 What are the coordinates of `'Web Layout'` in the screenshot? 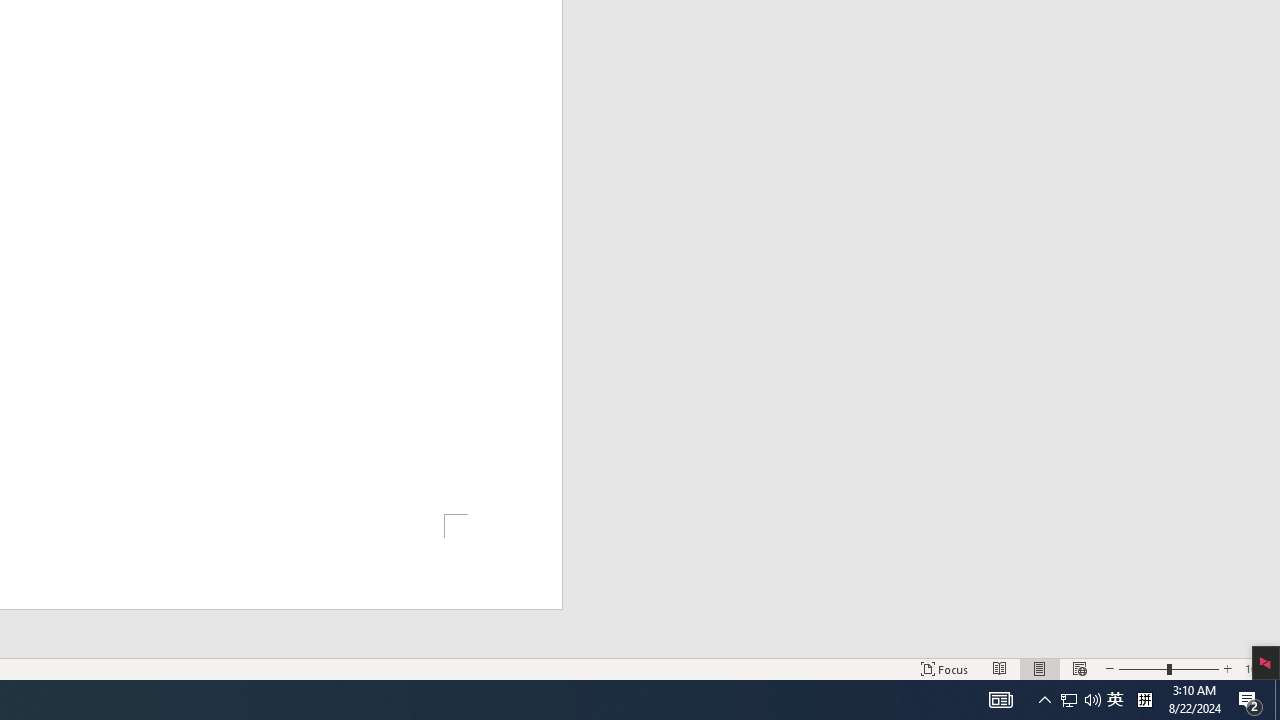 It's located at (1078, 669).